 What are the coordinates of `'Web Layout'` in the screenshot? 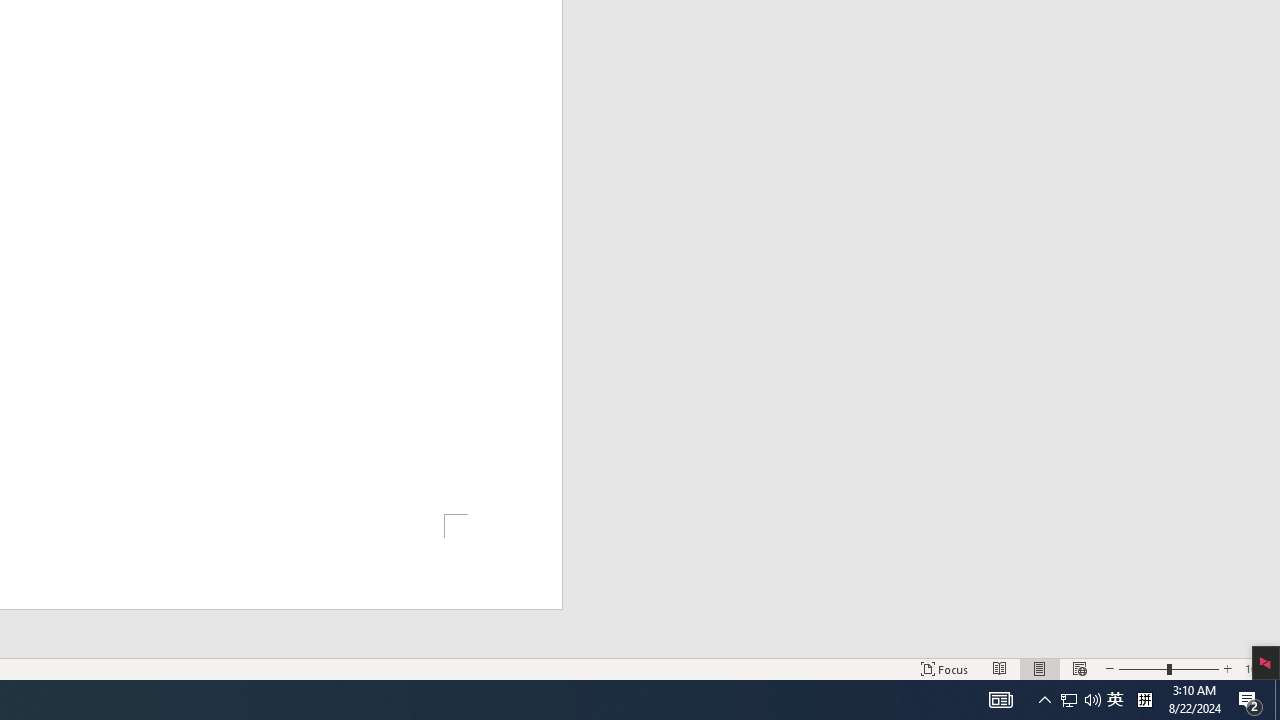 It's located at (1078, 669).